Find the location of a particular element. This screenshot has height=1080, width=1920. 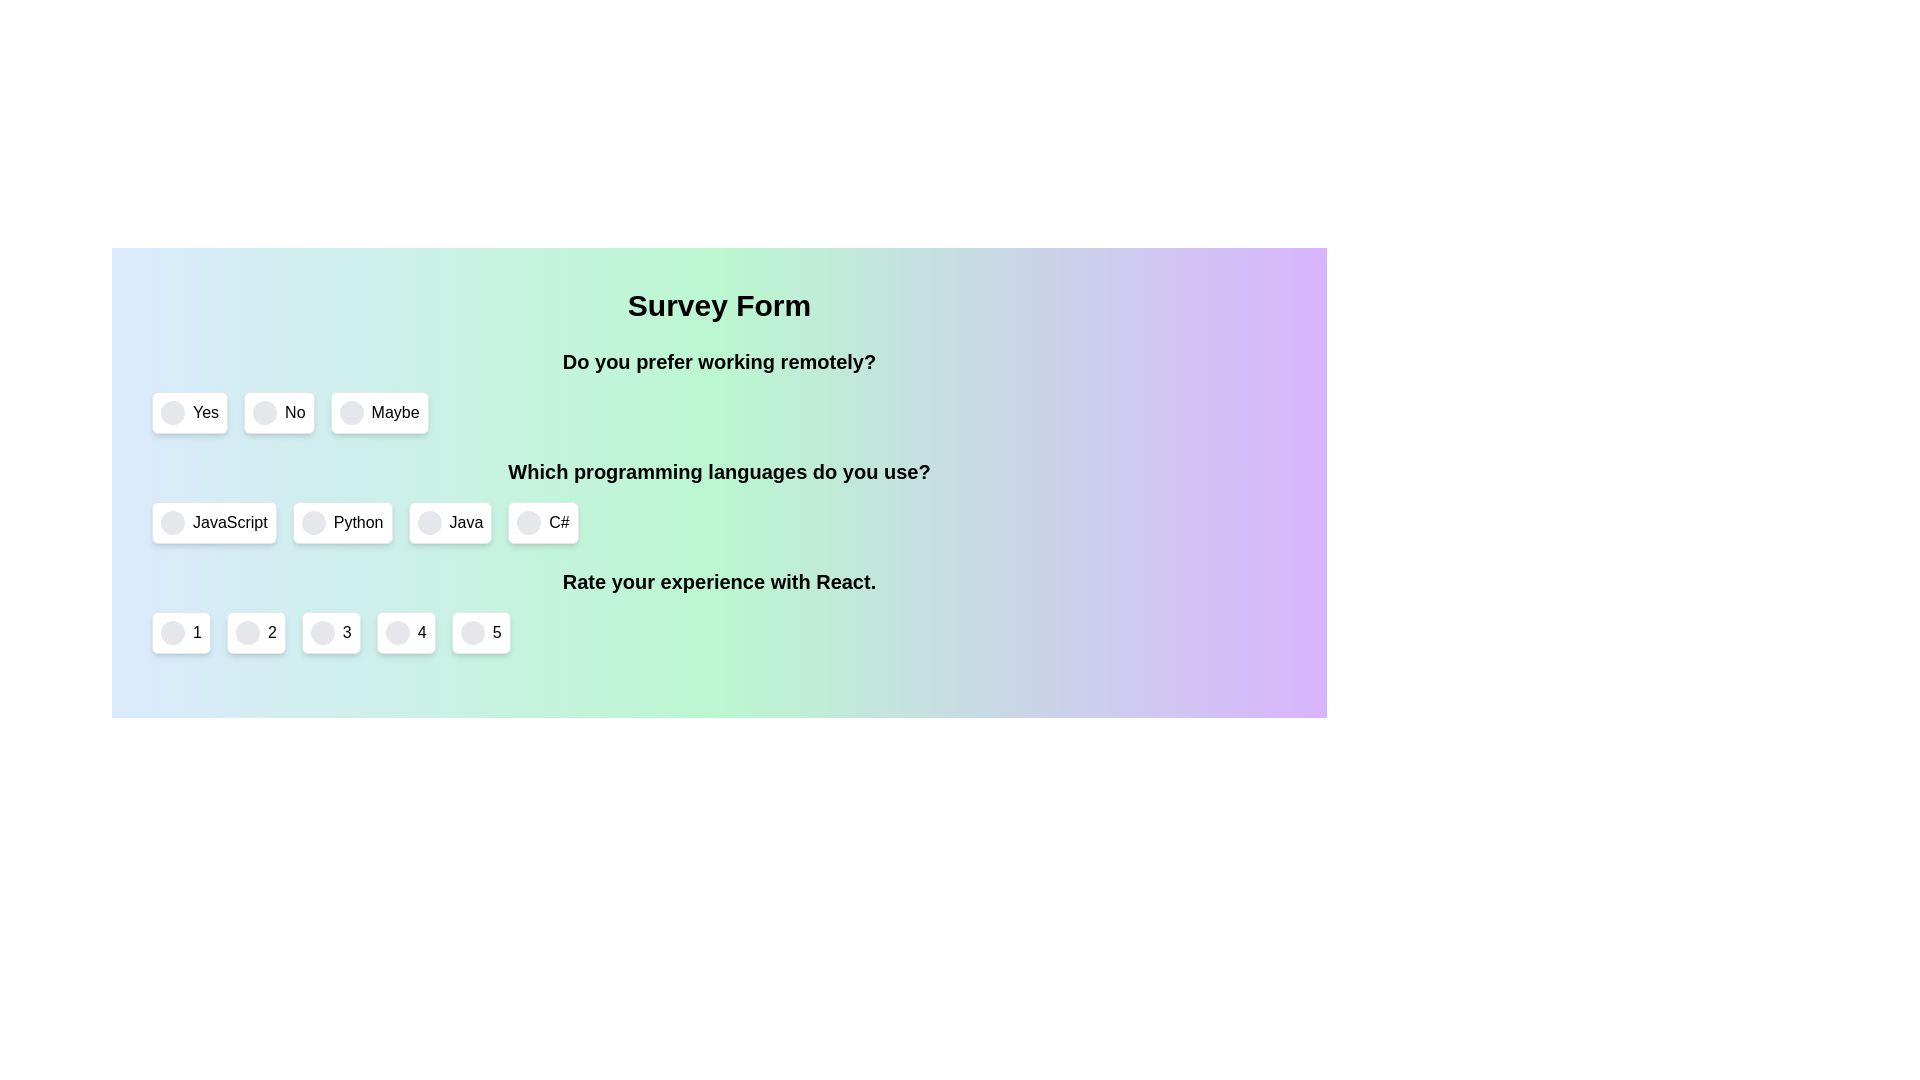

the radio button labeled '1' is located at coordinates (172, 632).